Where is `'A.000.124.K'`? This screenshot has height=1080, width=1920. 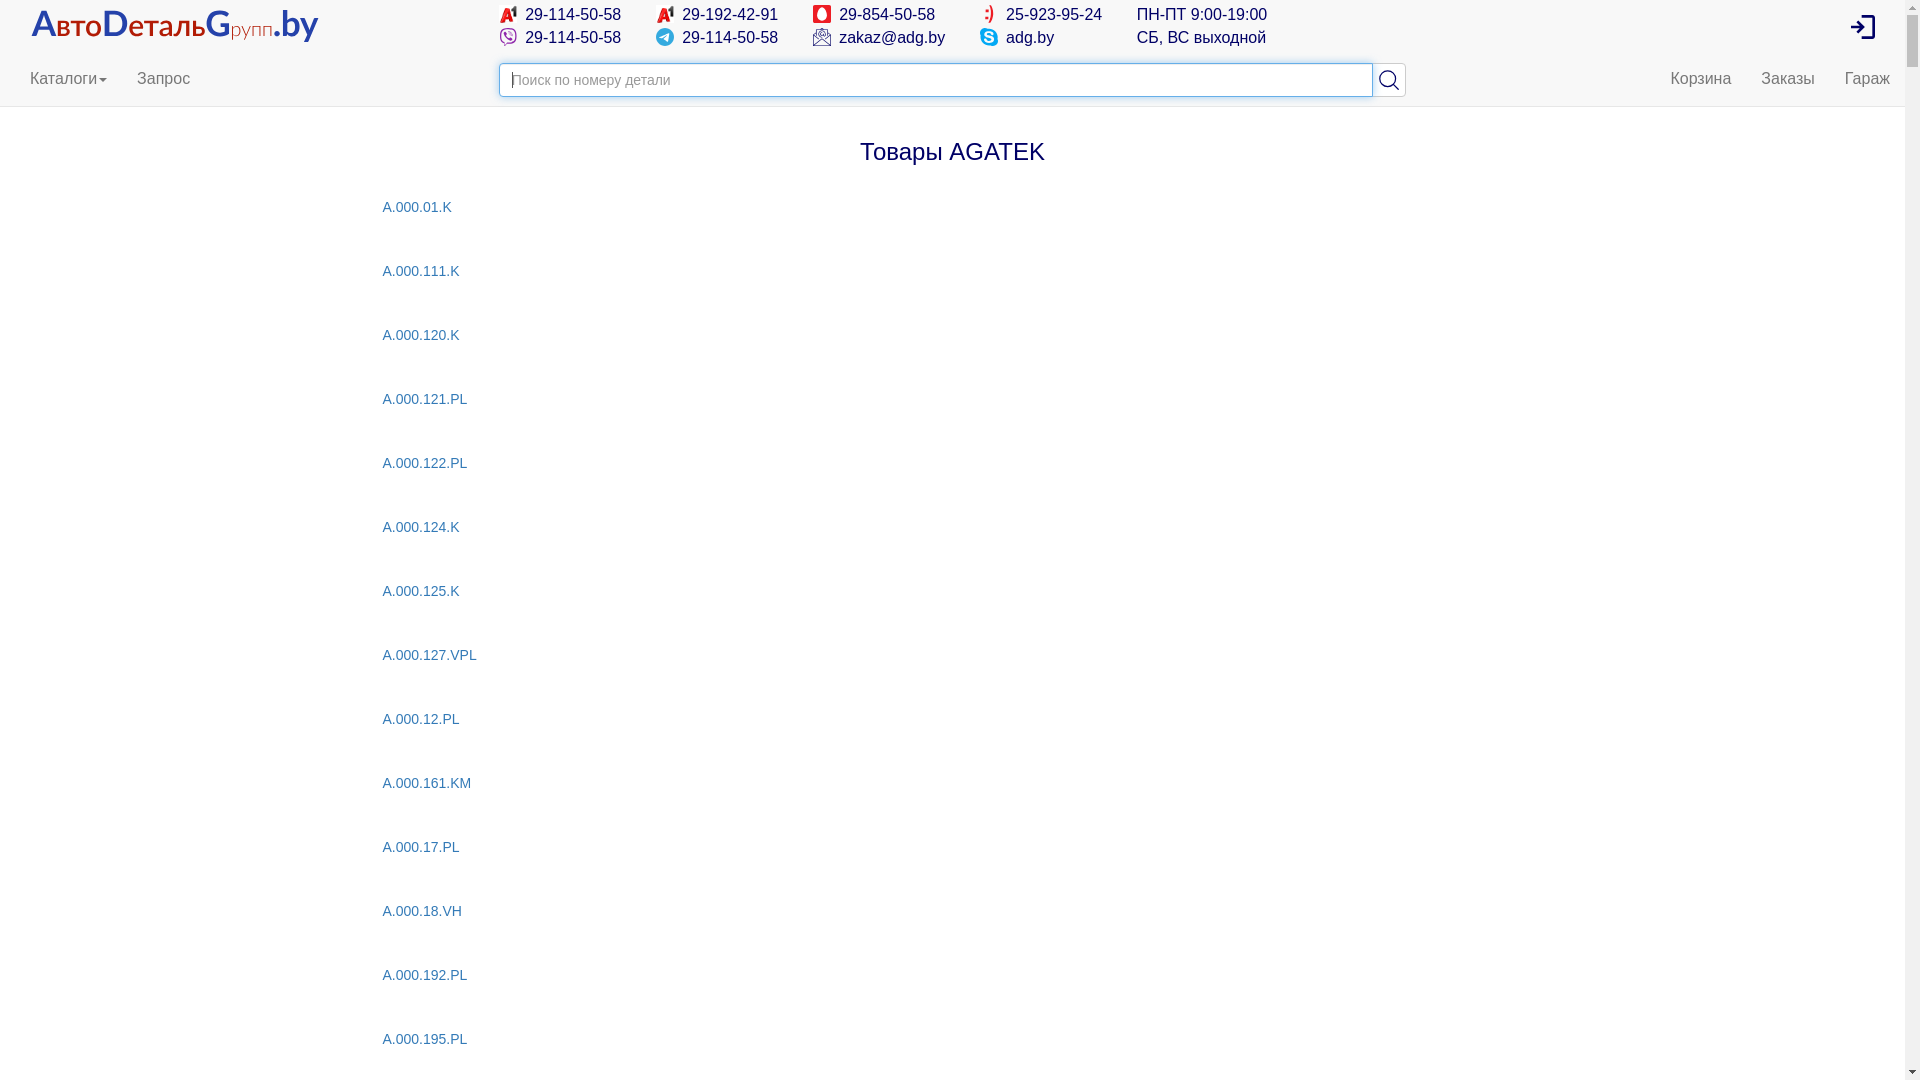 'A.000.124.K' is located at coordinates (382, 526).